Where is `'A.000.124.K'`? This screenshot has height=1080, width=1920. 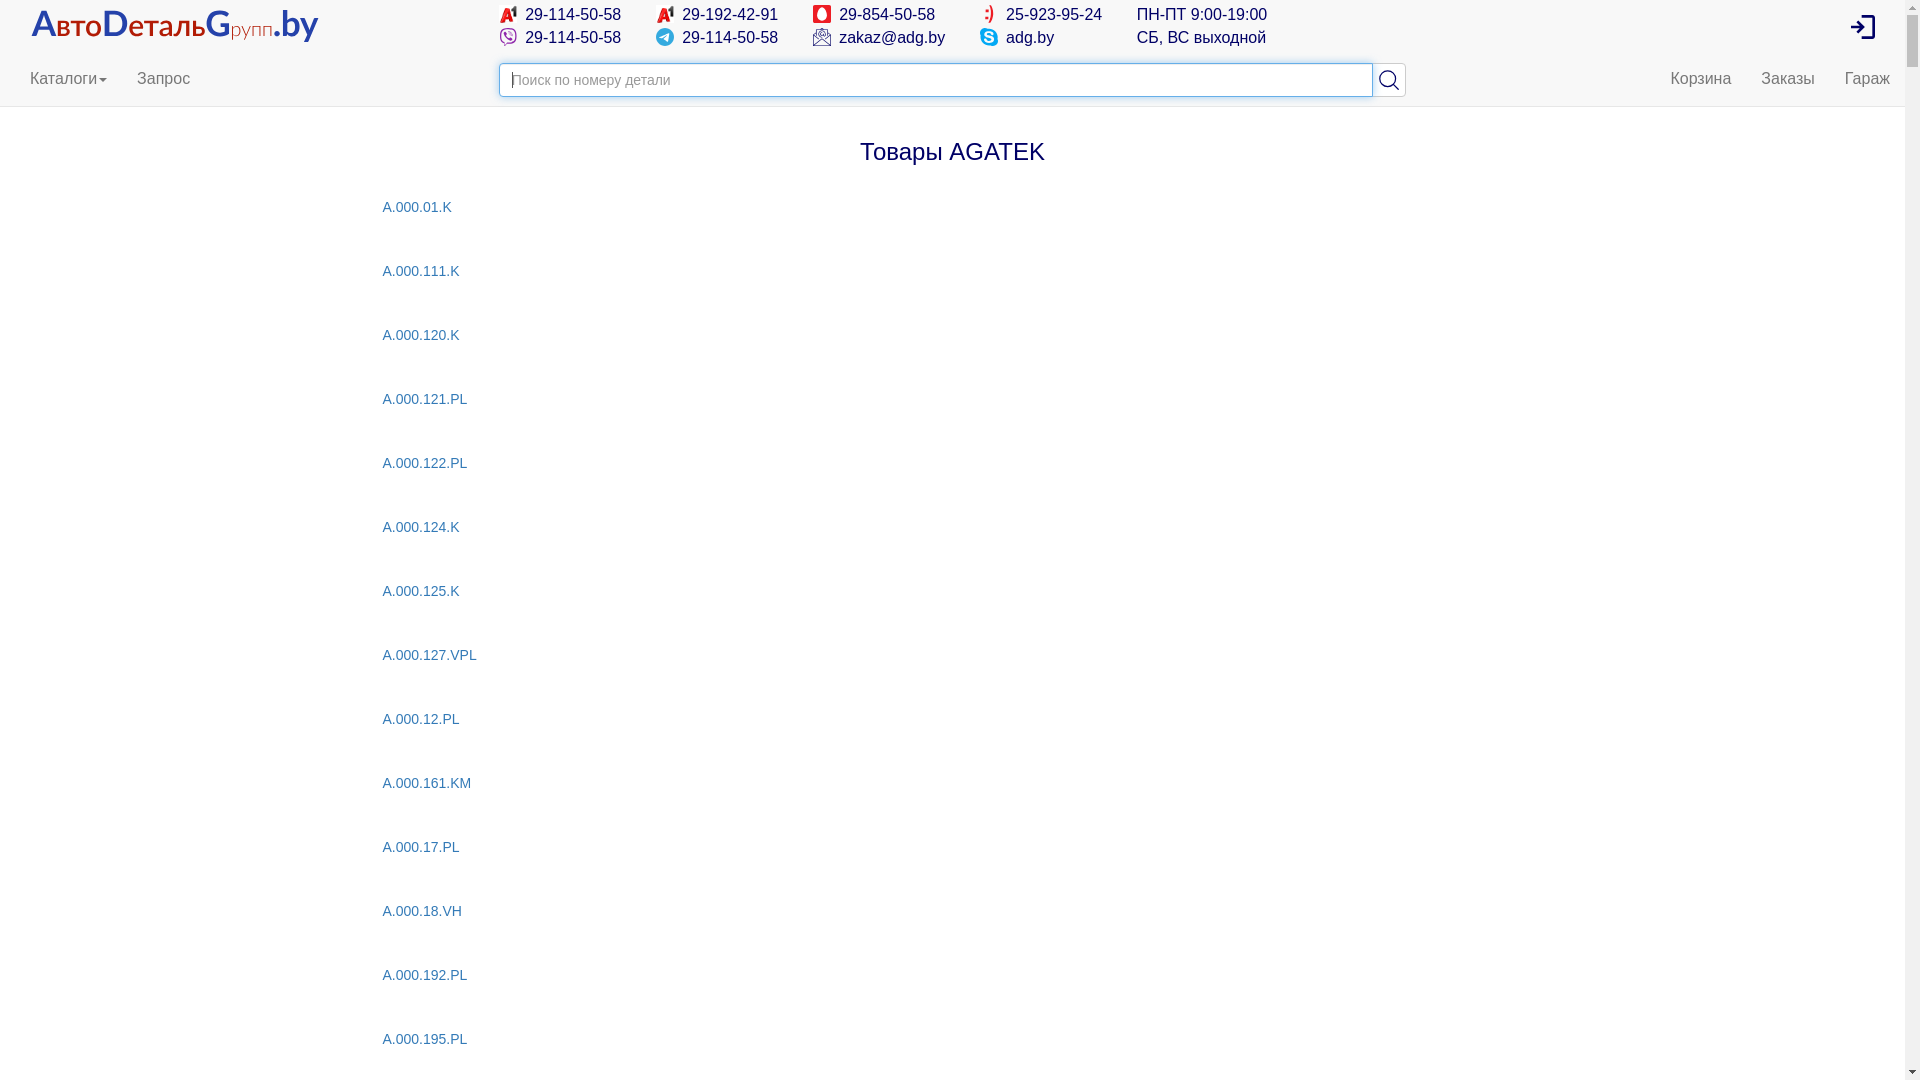 'A.000.124.K' is located at coordinates (382, 526).